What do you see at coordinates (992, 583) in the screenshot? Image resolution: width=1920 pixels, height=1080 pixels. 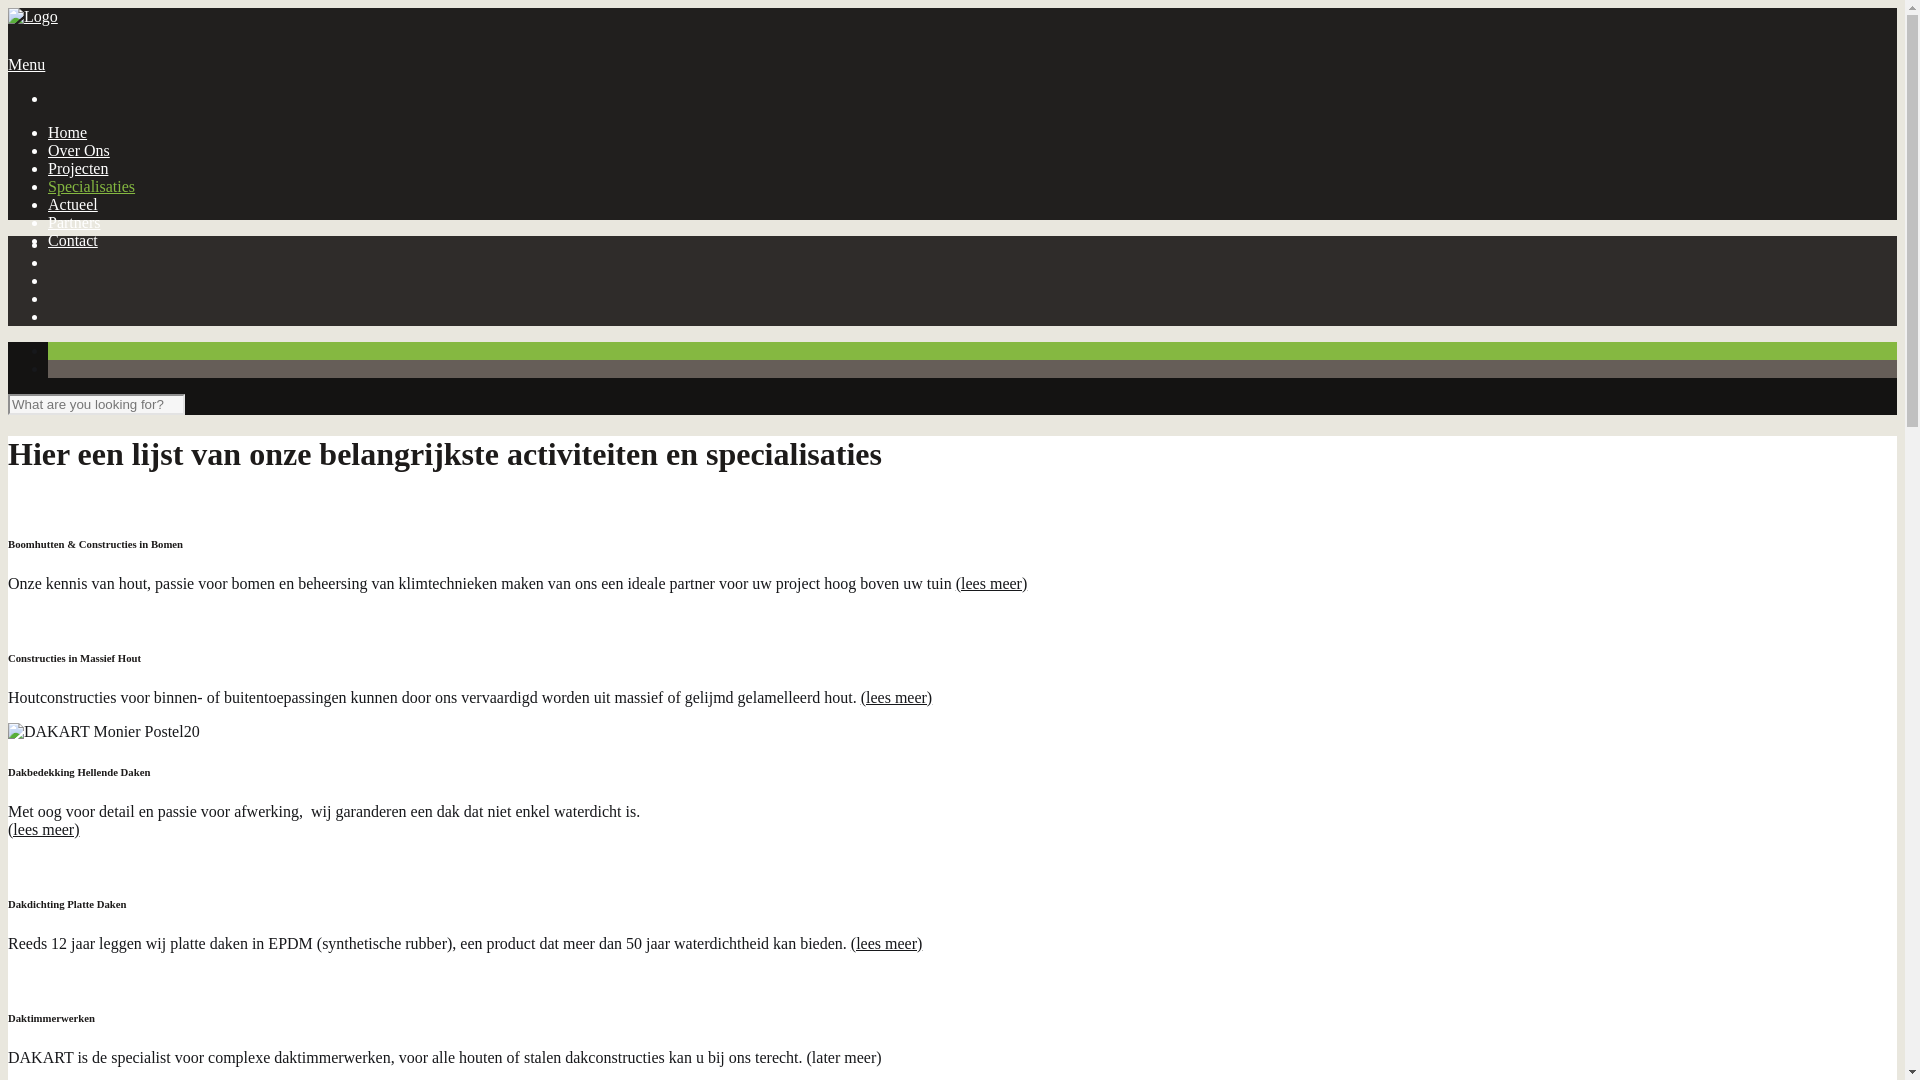 I see `'(lees meer)'` at bounding box center [992, 583].